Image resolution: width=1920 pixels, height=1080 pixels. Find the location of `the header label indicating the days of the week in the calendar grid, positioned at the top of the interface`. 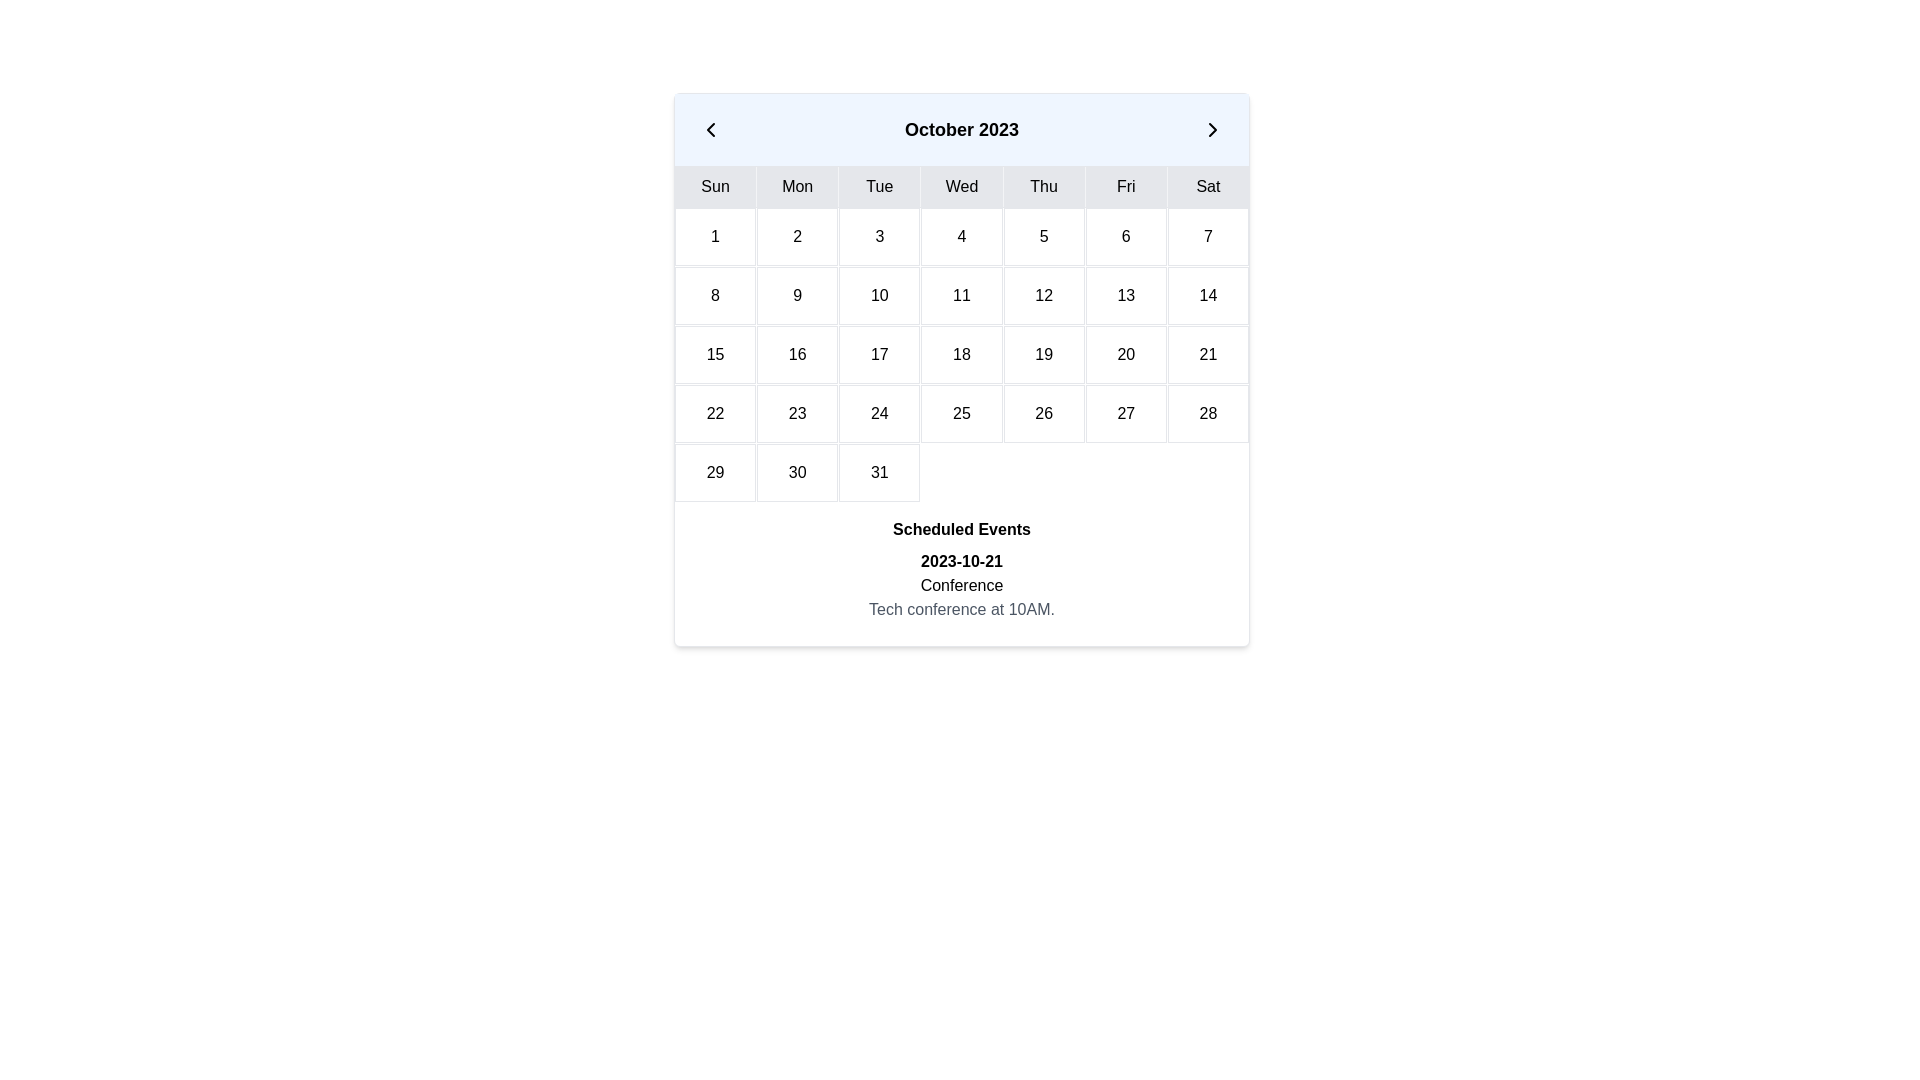

the header label indicating the days of the week in the calendar grid, positioned at the top of the interface is located at coordinates (715, 186).